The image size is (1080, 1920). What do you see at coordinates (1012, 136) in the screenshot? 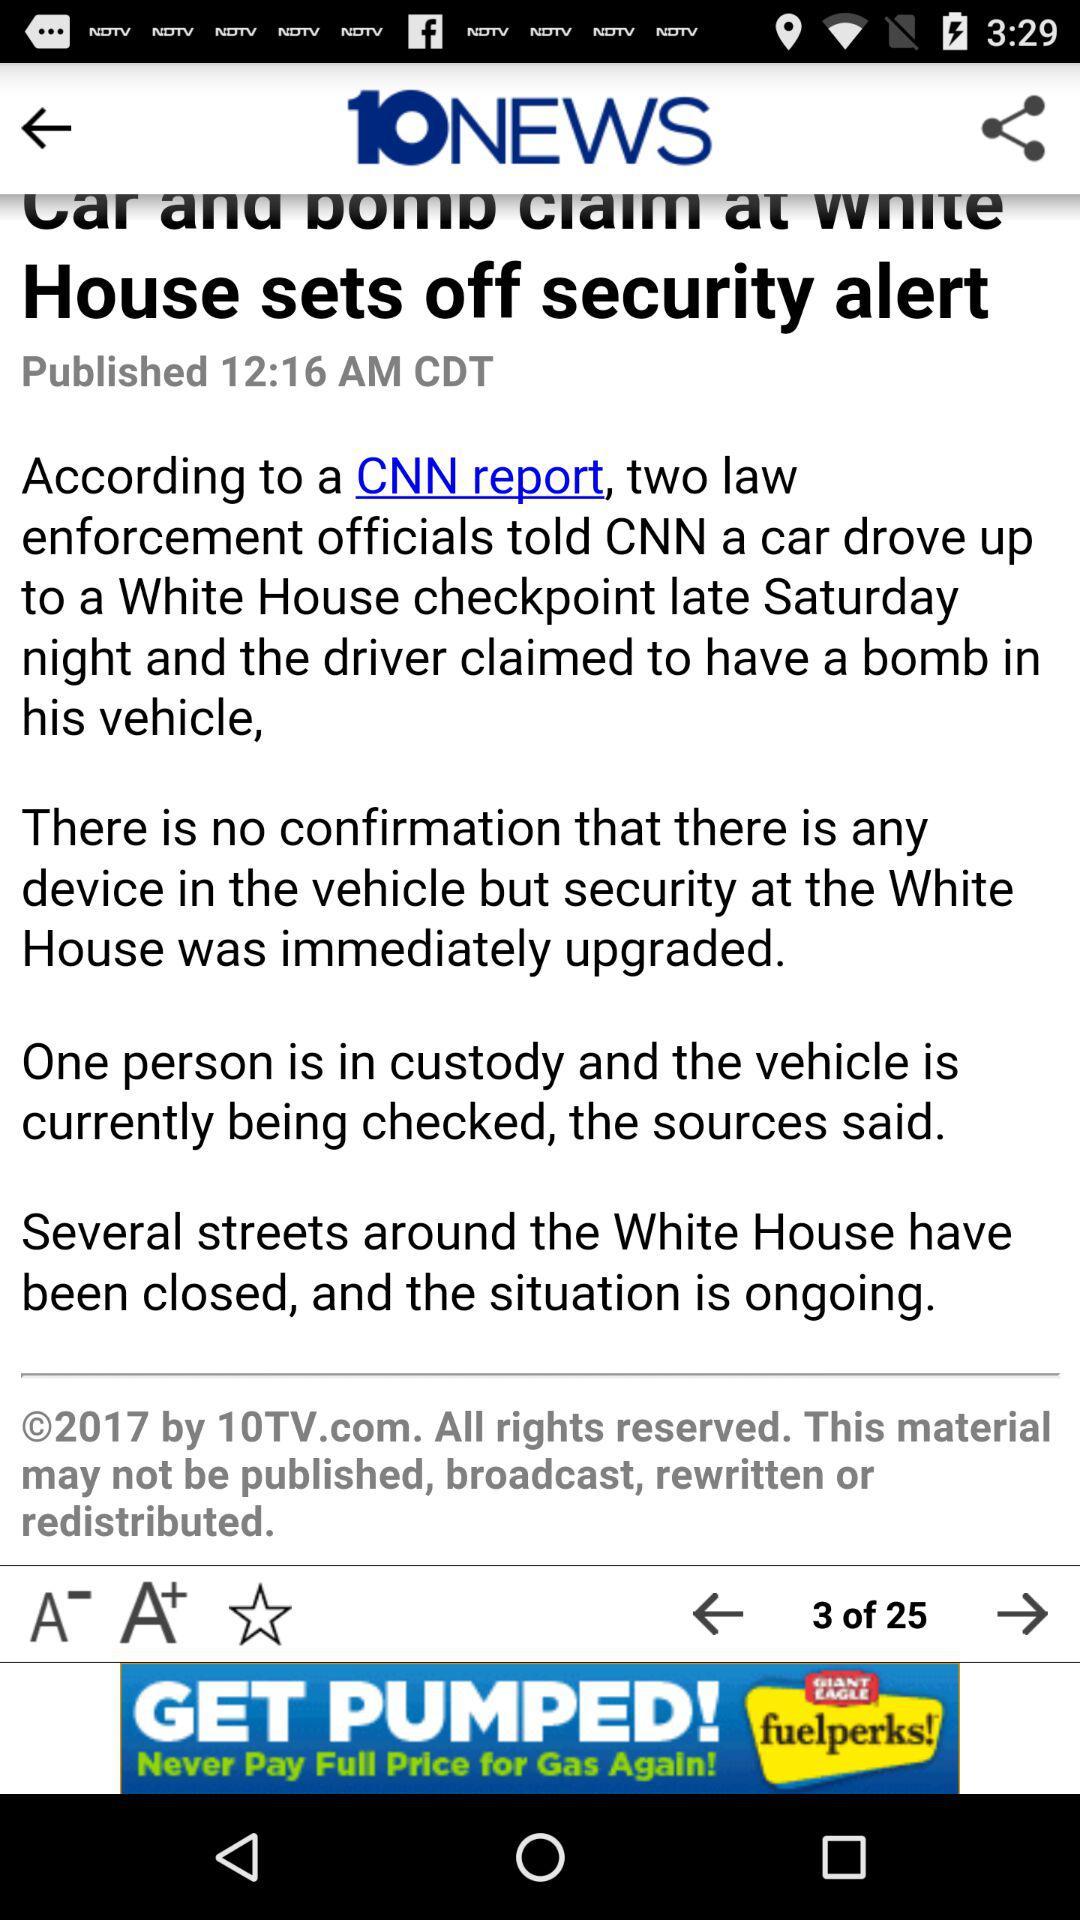
I see `the share icon` at bounding box center [1012, 136].